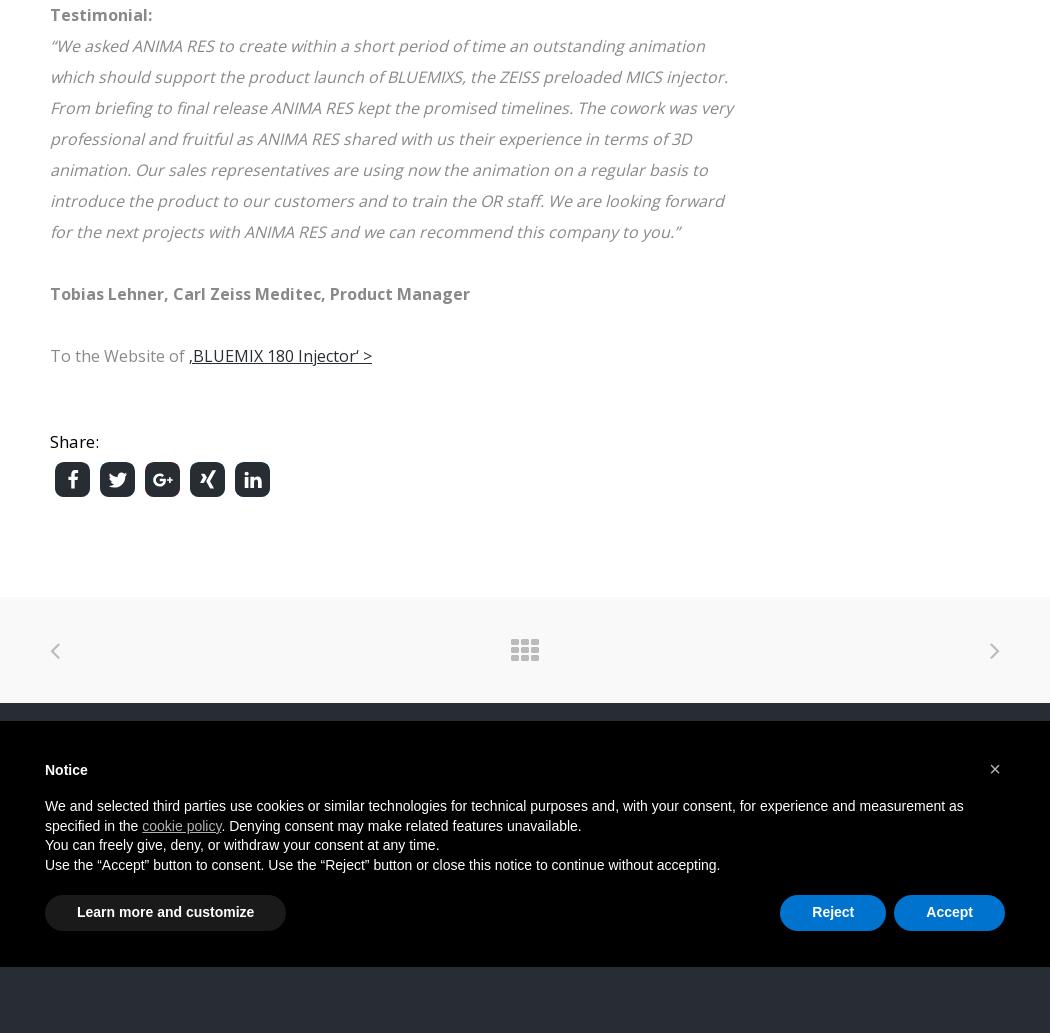  What do you see at coordinates (810, 911) in the screenshot?
I see `'Reject'` at bounding box center [810, 911].